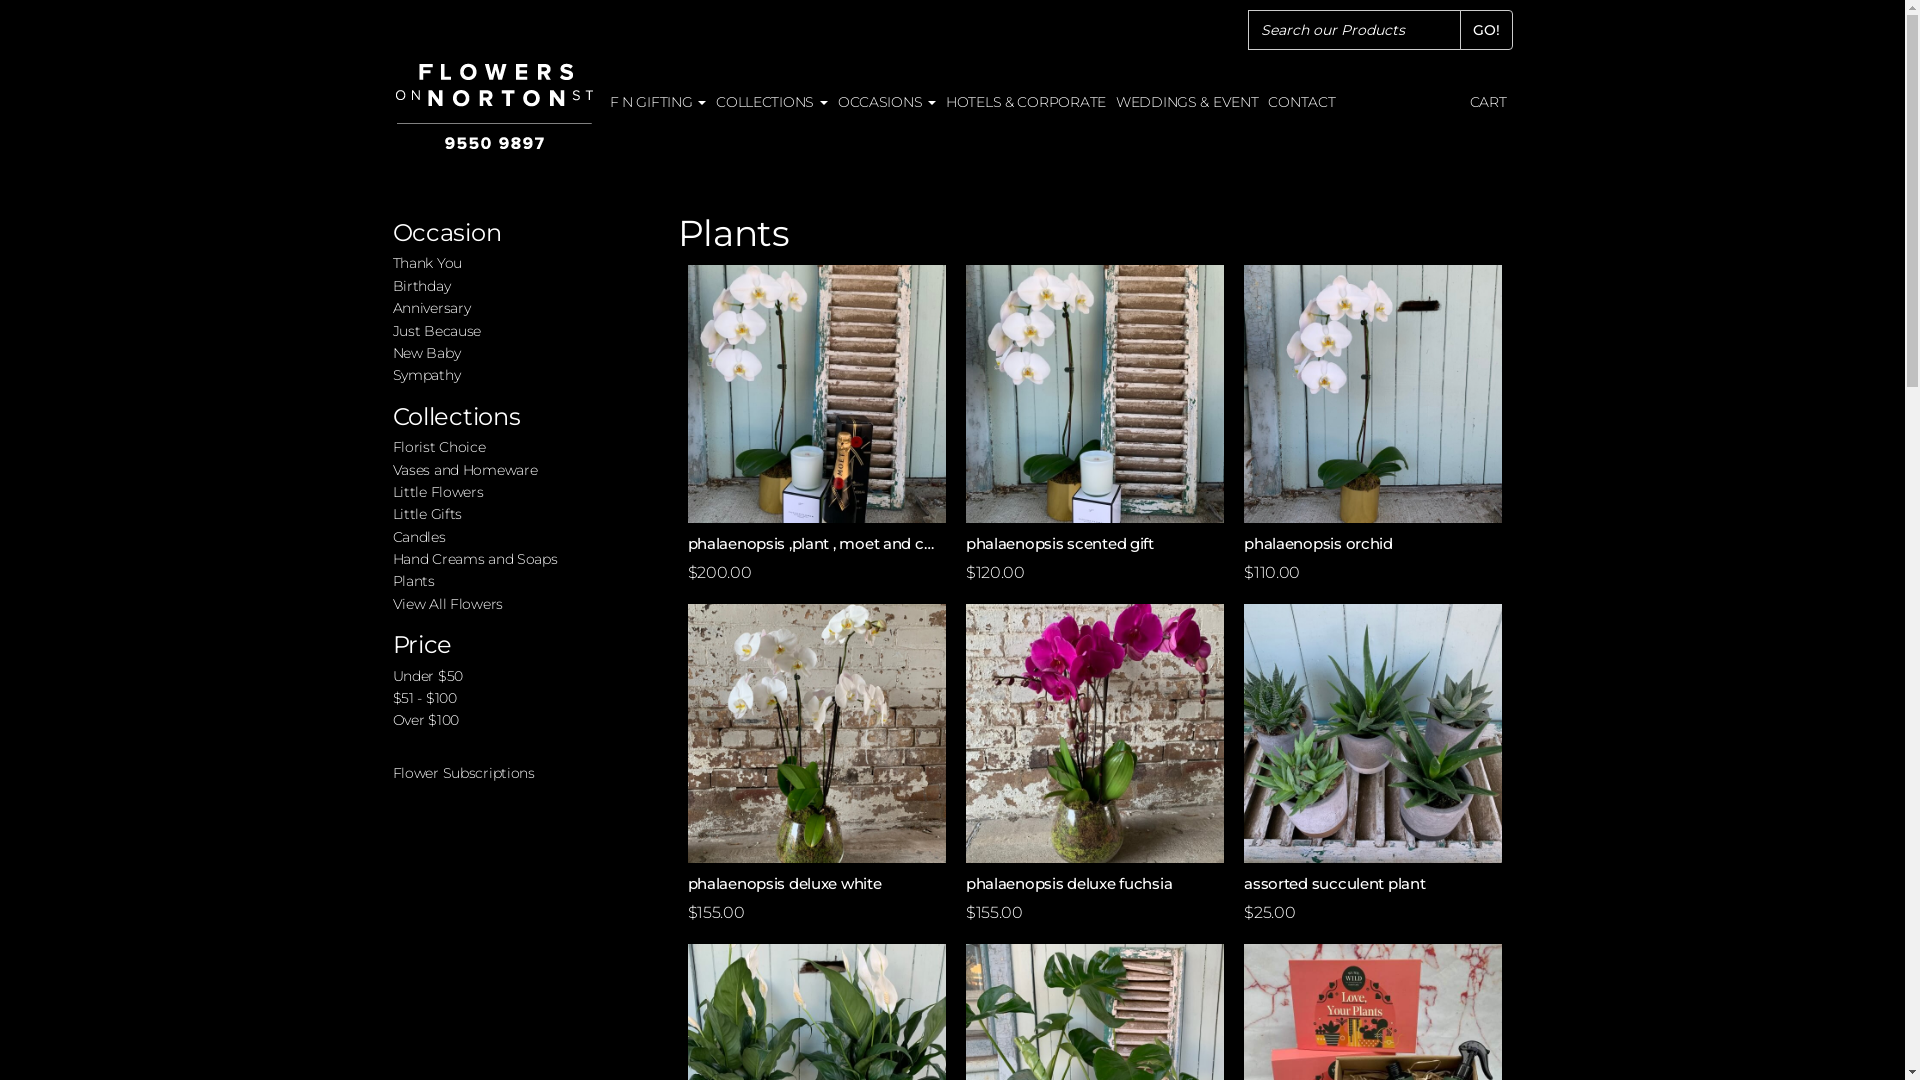  Describe the element at coordinates (1486, 30) in the screenshot. I see `'GO!'` at that location.